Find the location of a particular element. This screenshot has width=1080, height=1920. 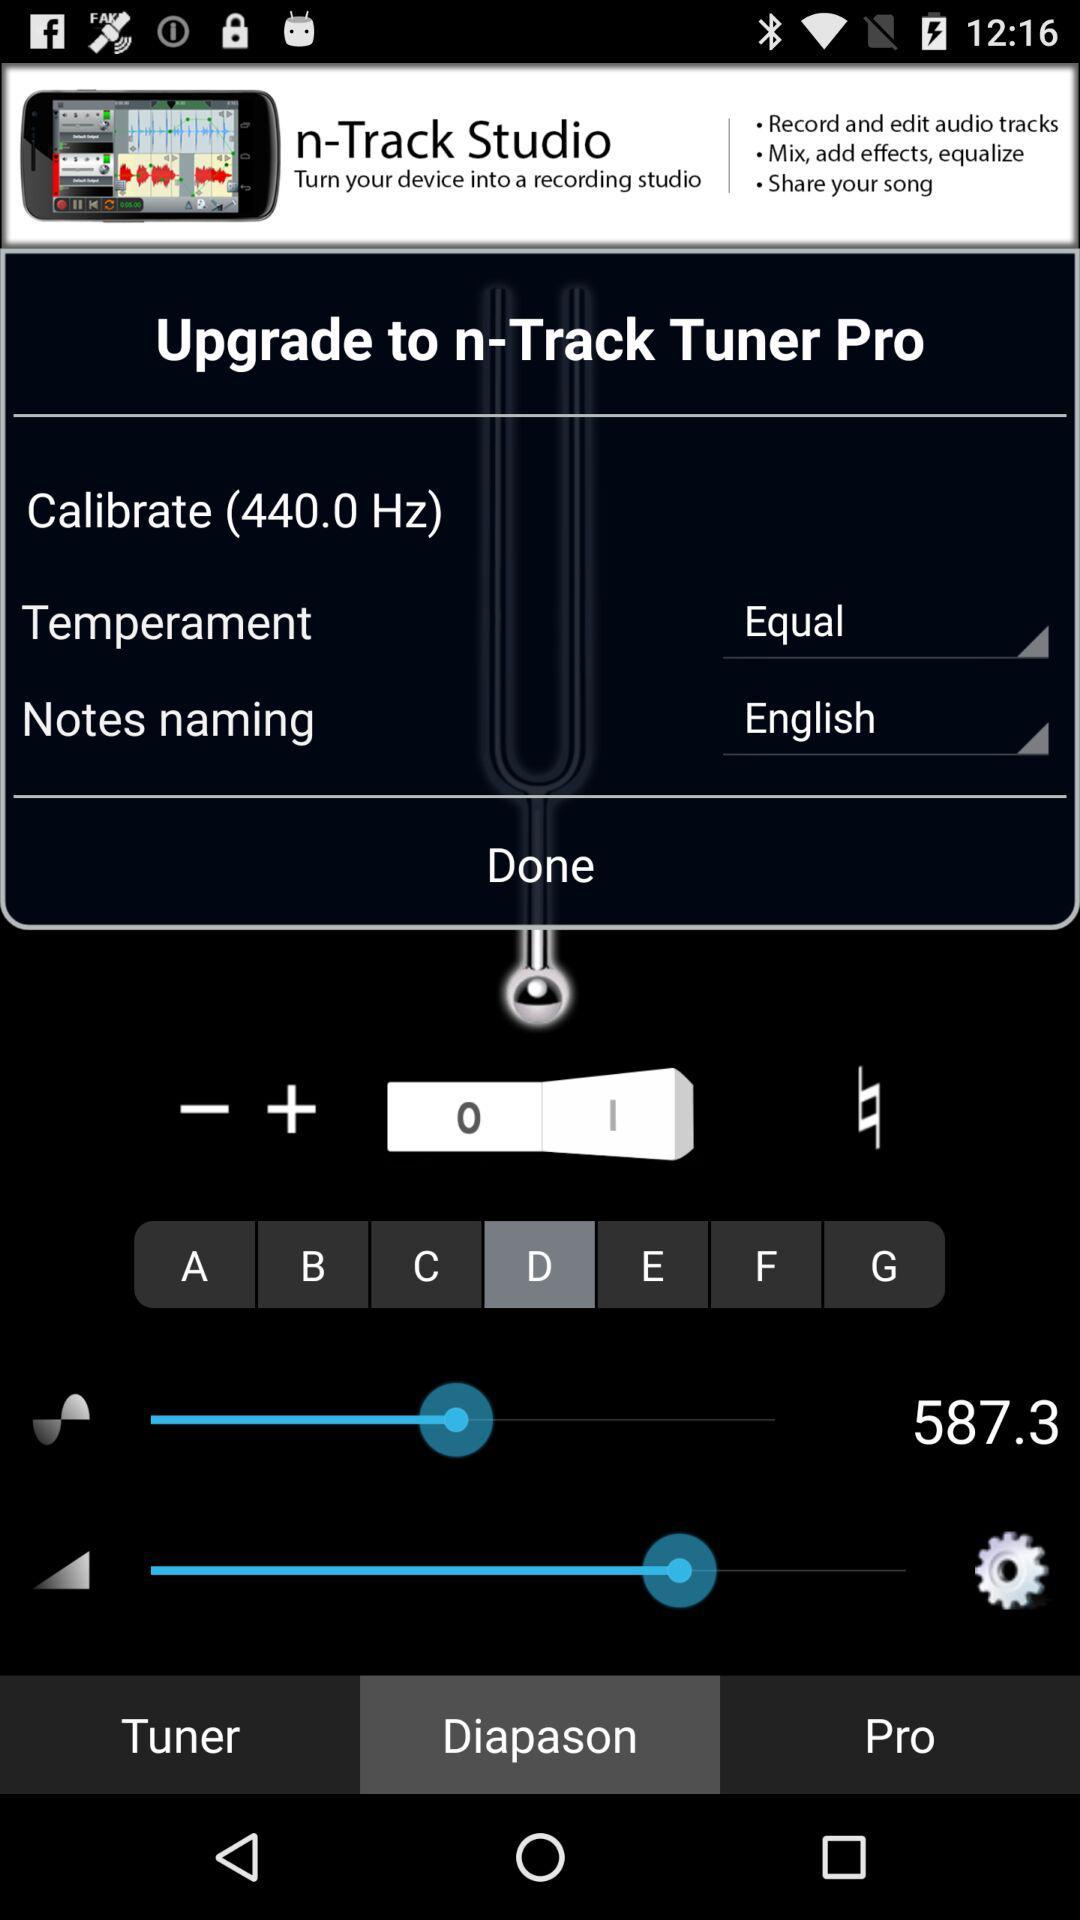

zoom option is located at coordinates (292, 1107).